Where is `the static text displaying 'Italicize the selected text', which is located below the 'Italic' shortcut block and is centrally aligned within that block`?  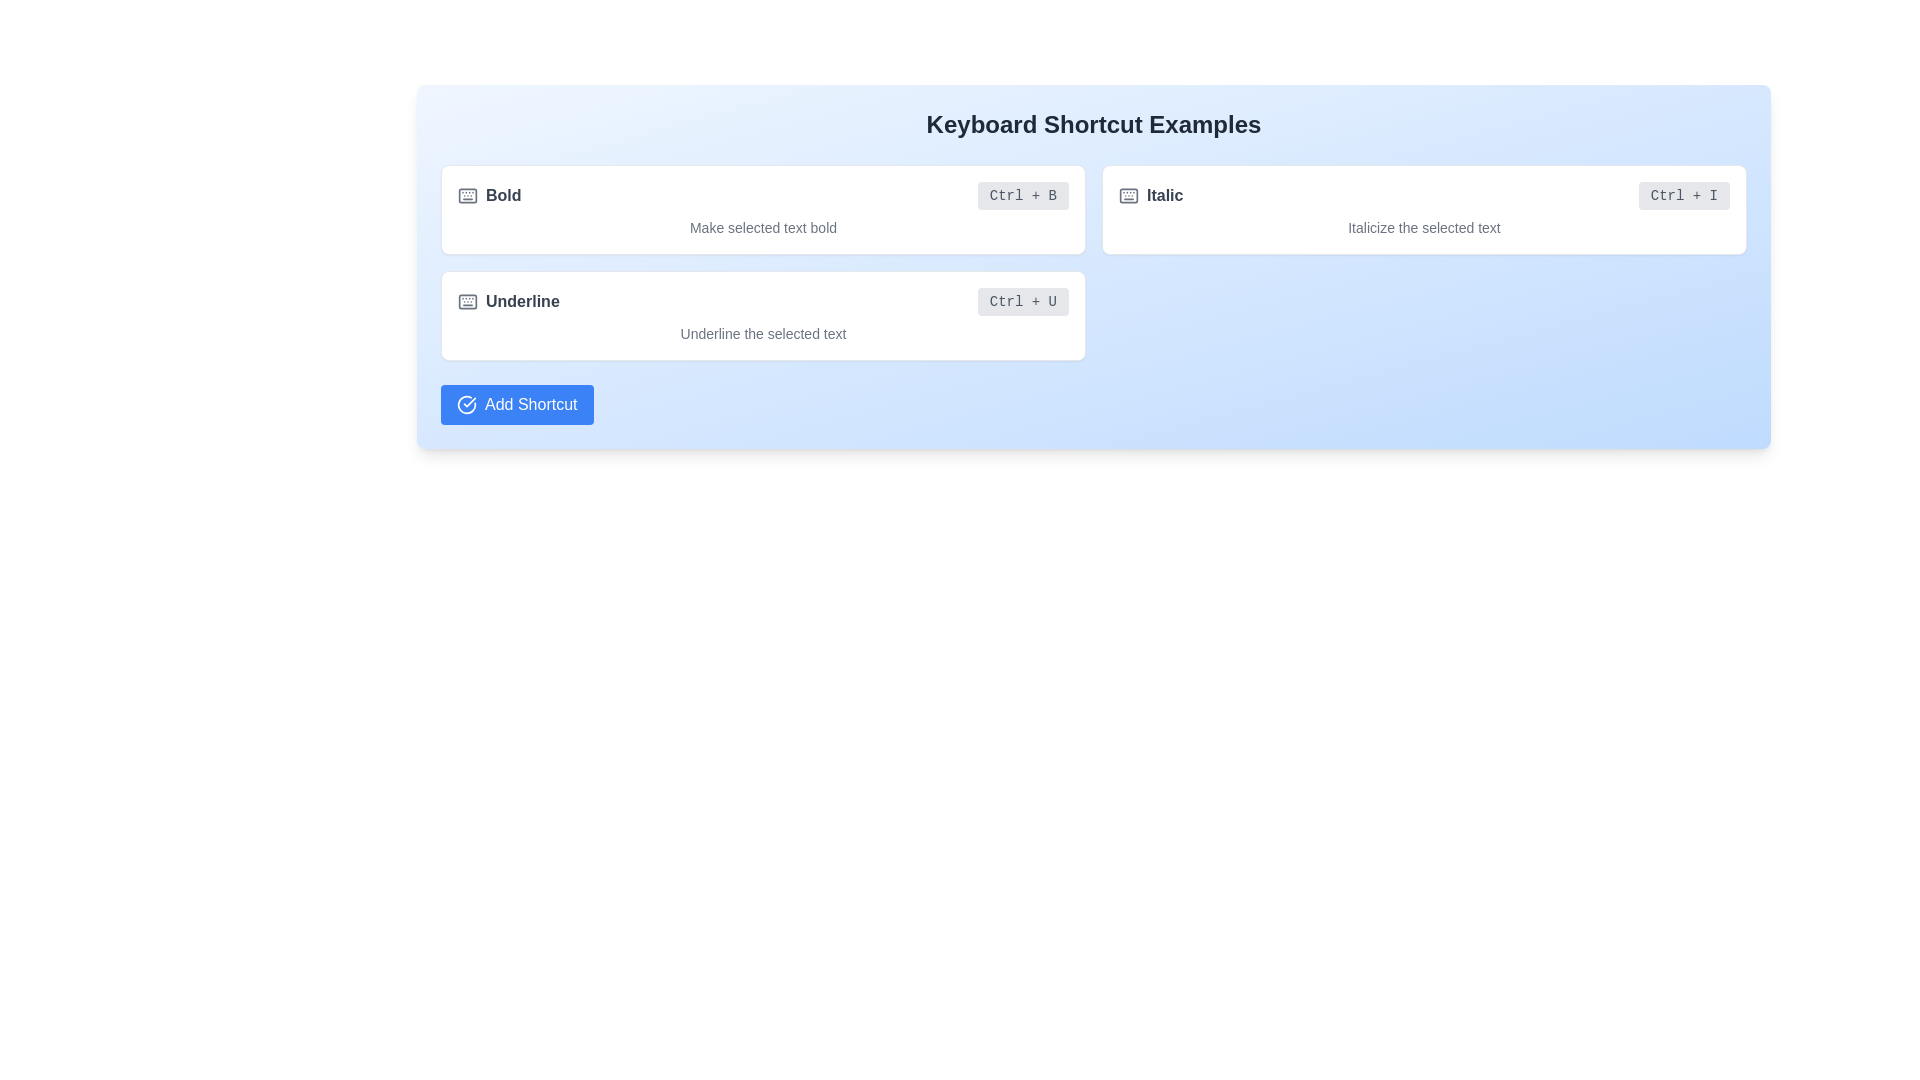 the static text displaying 'Italicize the selected text', which is located below the 'Italic' shortcut block and is centrally aligned within that block is located at coordinates (1423, 226).